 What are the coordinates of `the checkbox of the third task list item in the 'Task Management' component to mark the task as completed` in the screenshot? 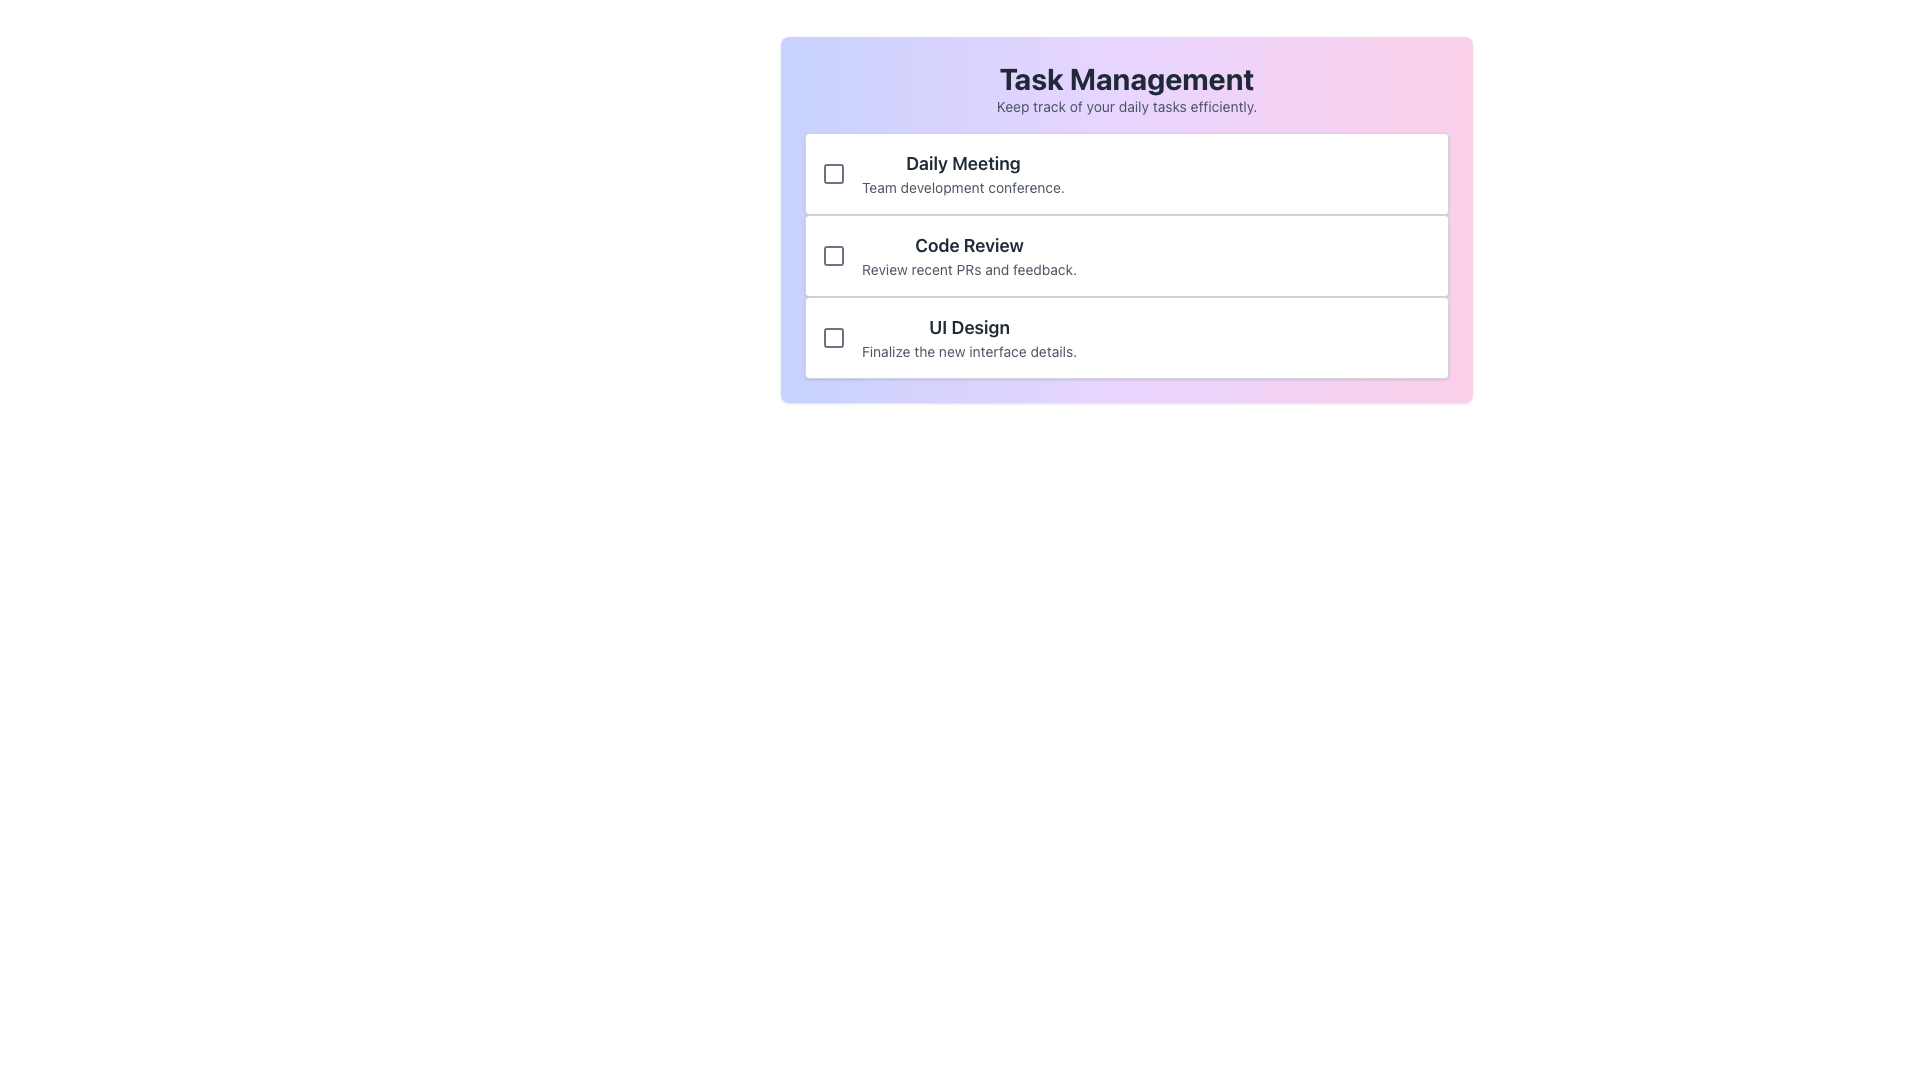 It's located at (1127, 337).